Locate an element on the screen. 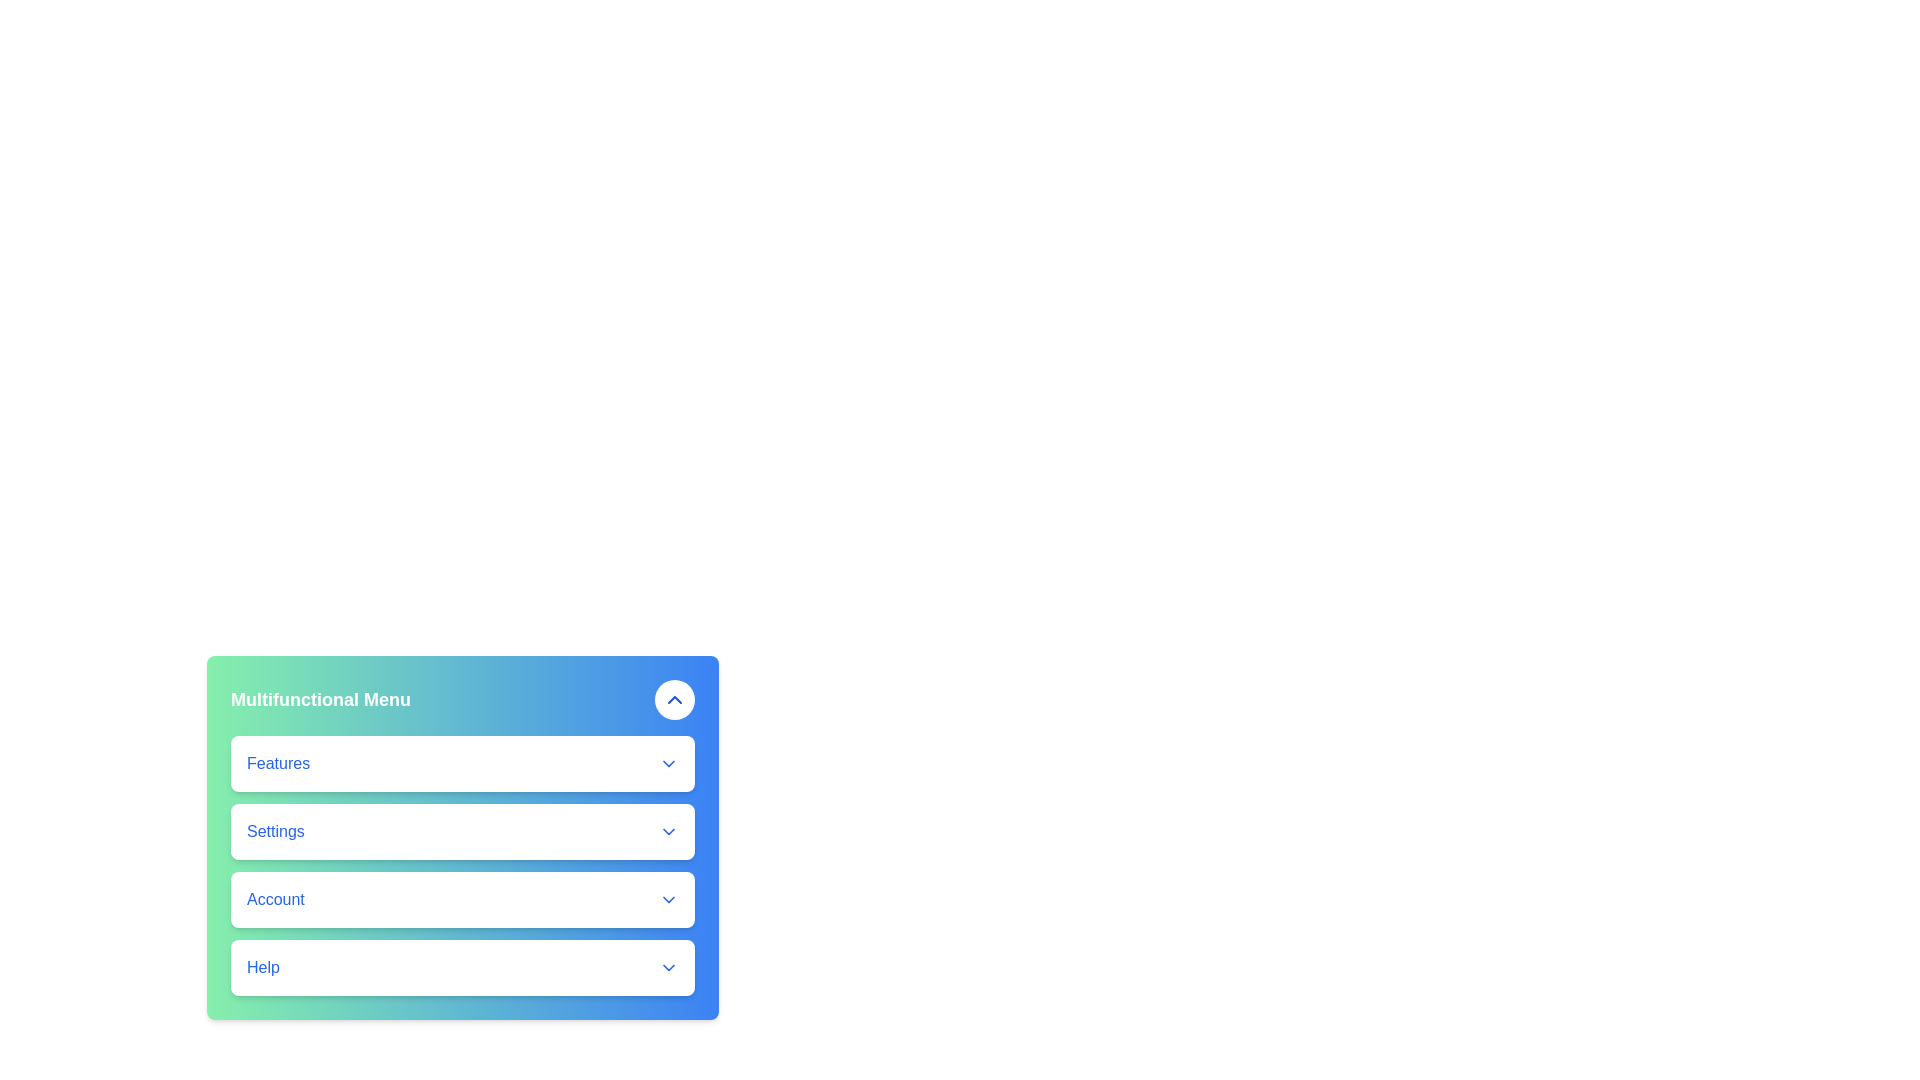 The width and height of the screenshot is (1920, 1080). the text label at the bottom-most option of the dropdown menu, located directly under the 'Account' option, which provides access to help-related features is located at coordinates (262, 967).